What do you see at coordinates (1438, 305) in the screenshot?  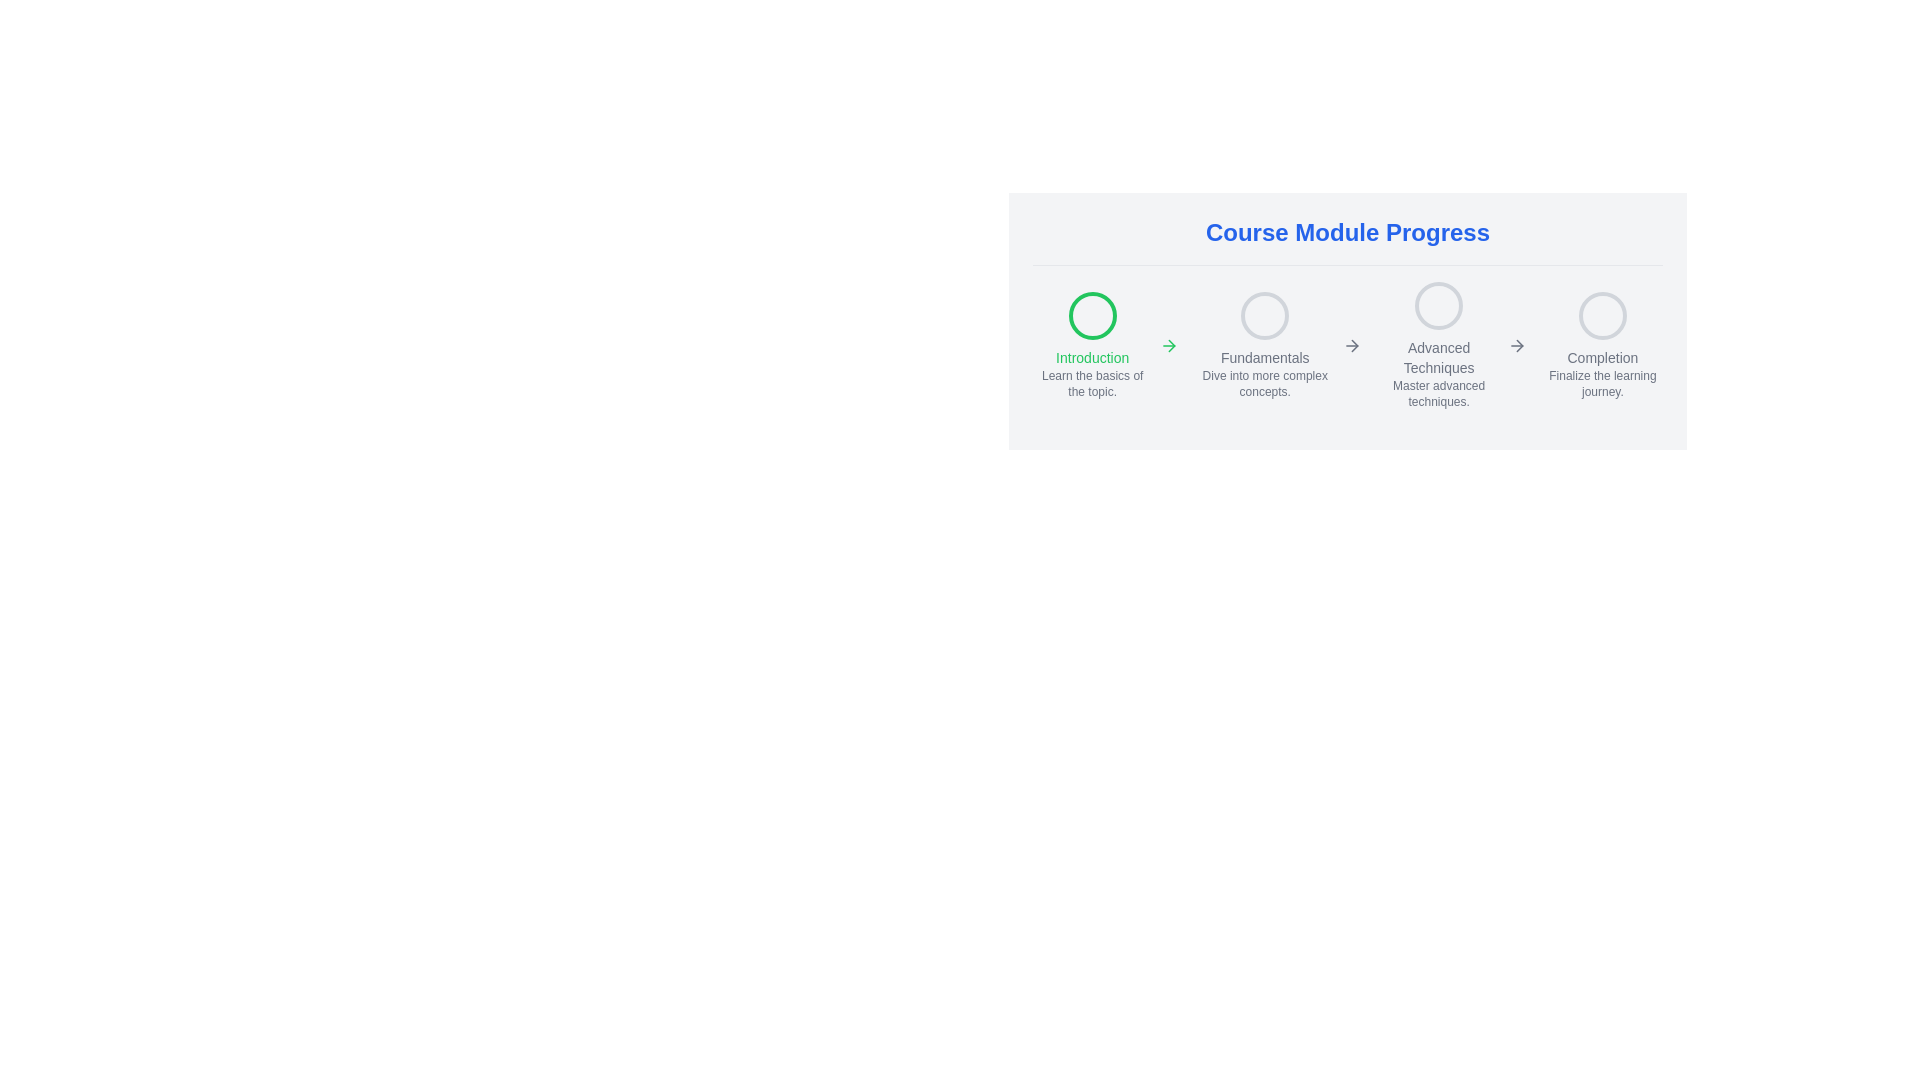 I see `the Circular progress indicator that represents the 'Advanced Techniques' module in the course` at bounding box center [1438, 305].